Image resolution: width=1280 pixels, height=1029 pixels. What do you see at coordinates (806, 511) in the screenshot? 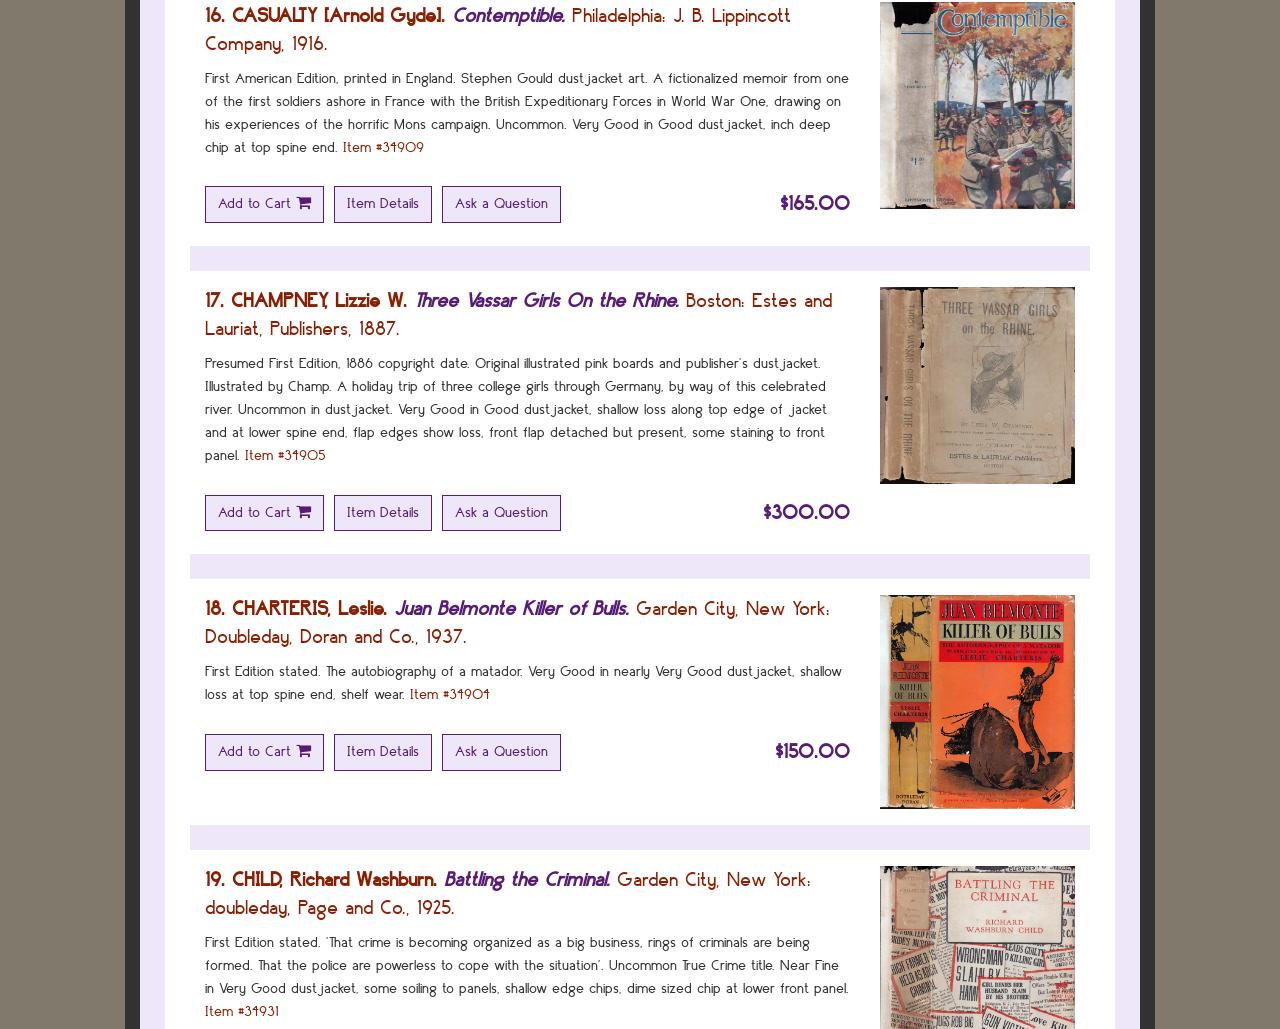
I see `'$300.00'` at bounding box center [806, 511].